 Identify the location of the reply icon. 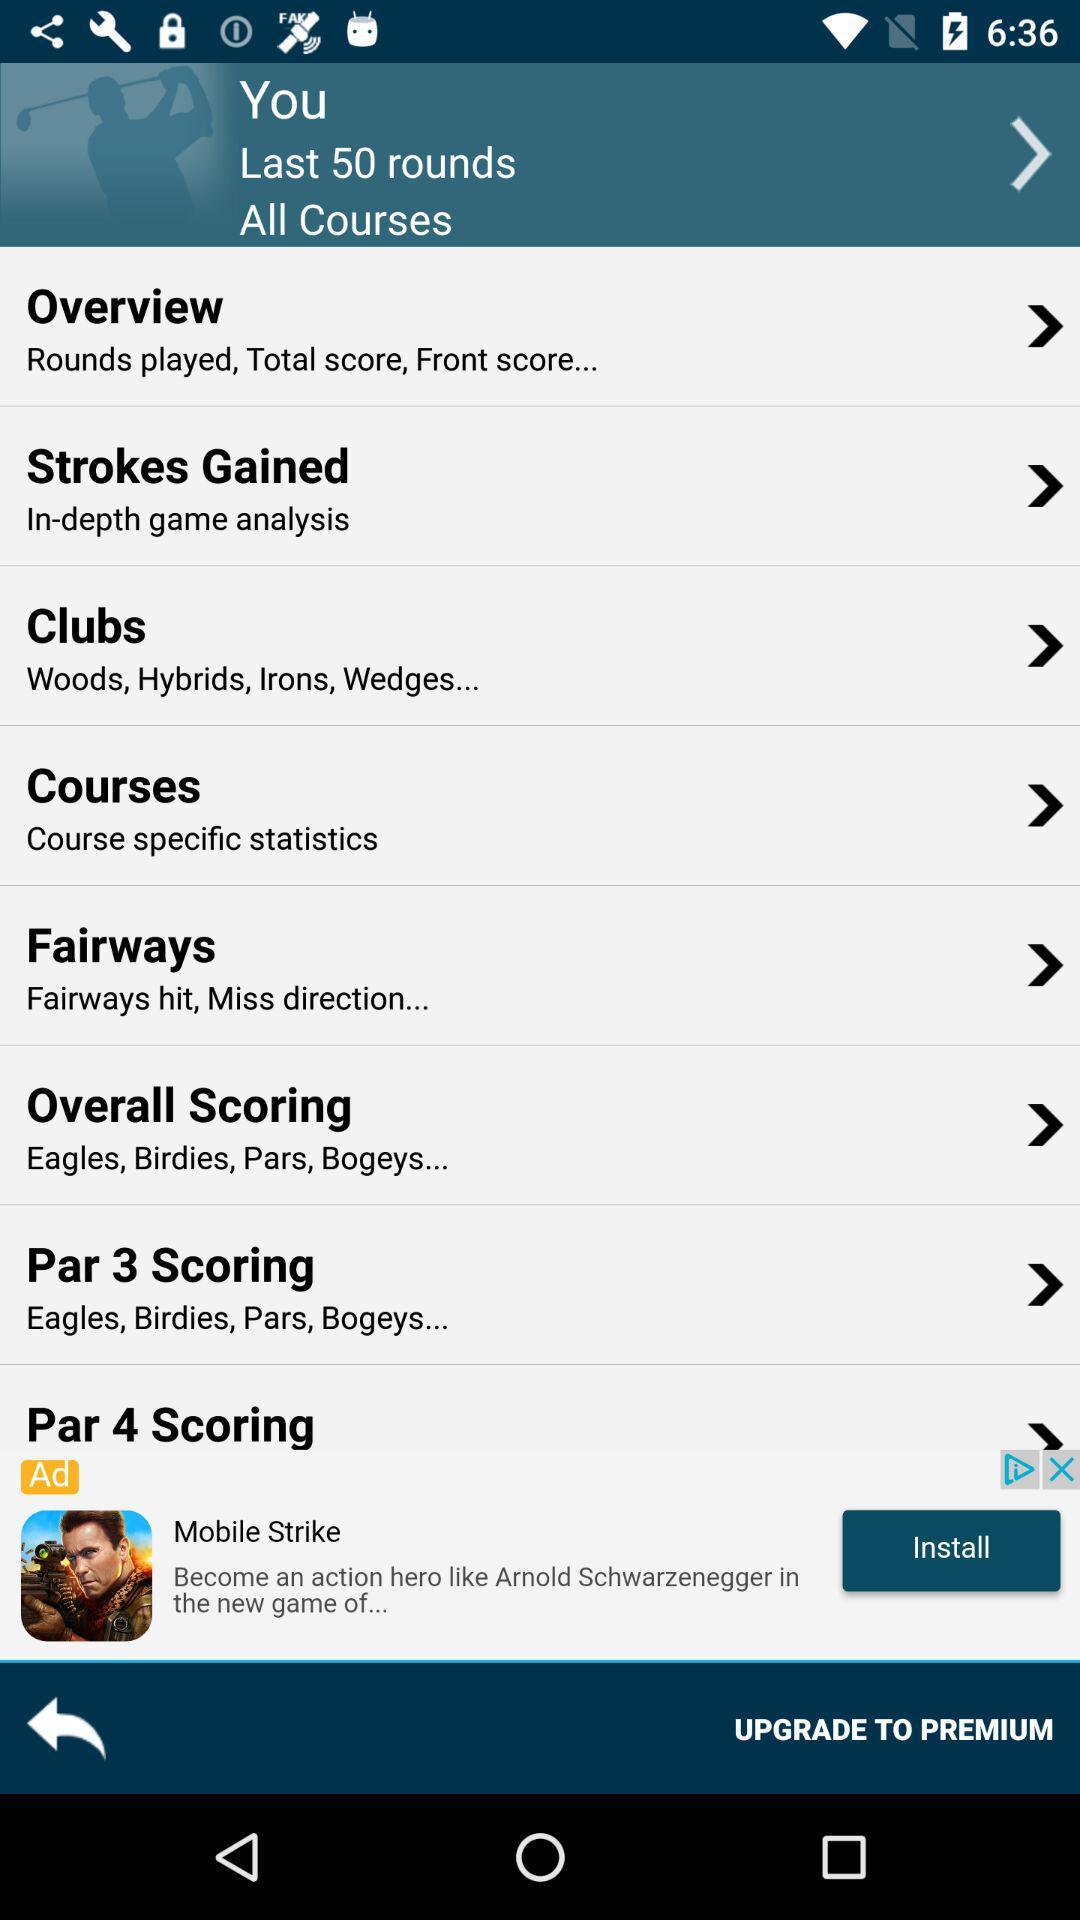
(64, 1727).